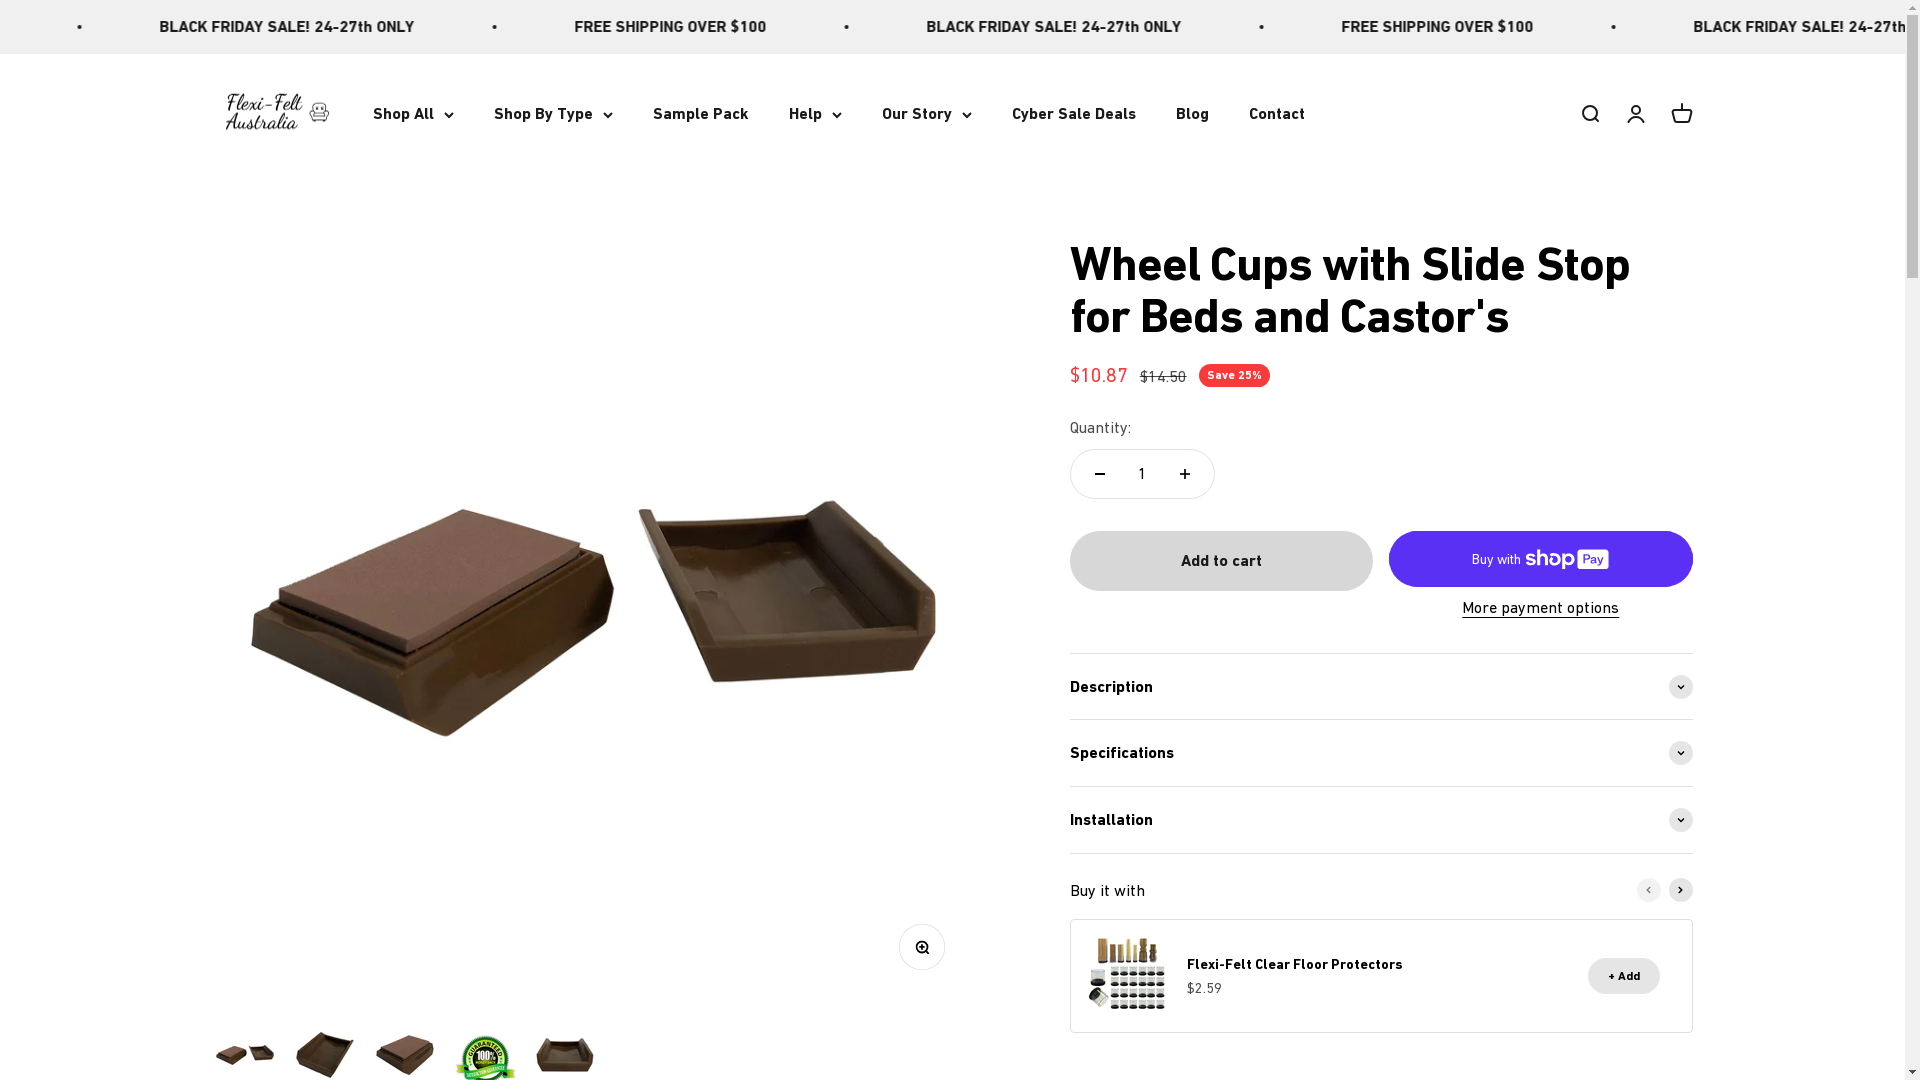 The width and height of the screenshot is (1920, 1080). What do you see at coordinates (1623, 974) in the screenshot?
I see `'+ Add'` at bounding box center [1623, 974].